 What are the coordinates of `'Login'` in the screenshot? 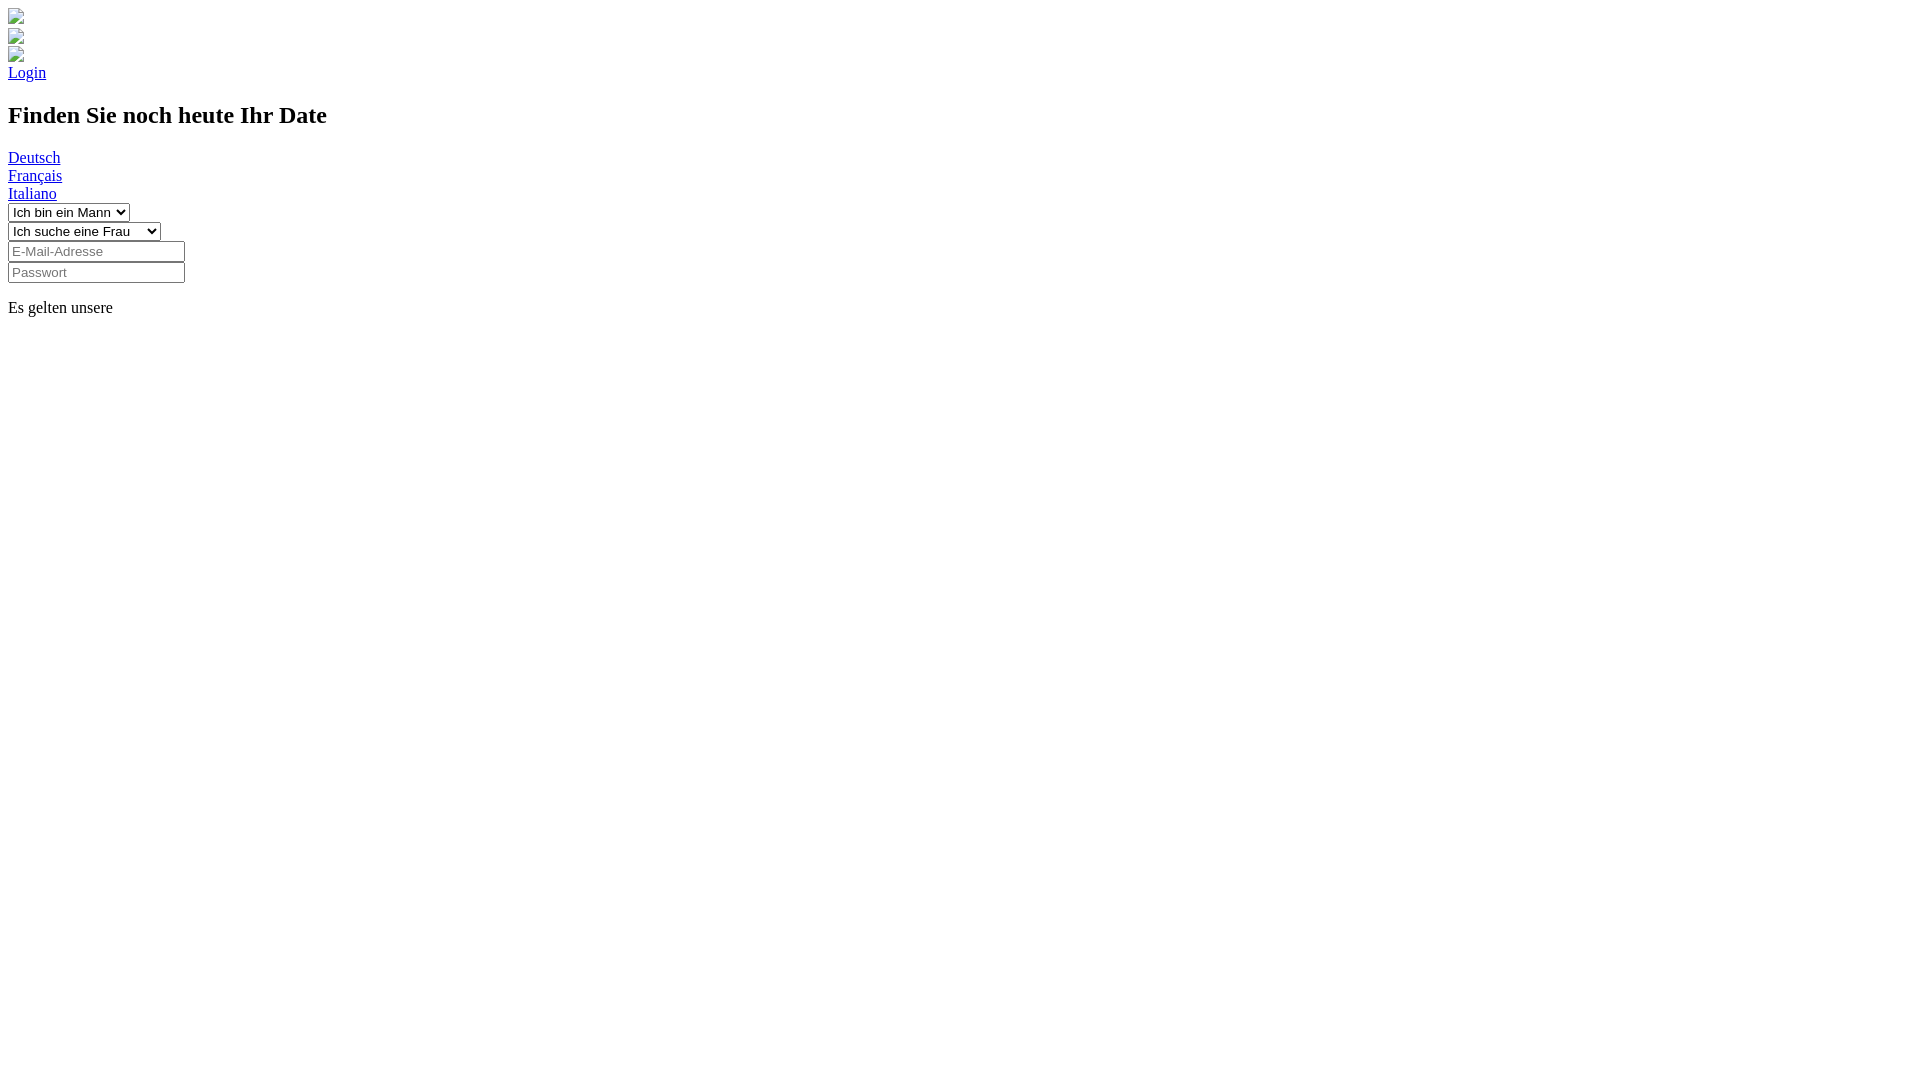 It's located at (27, 71).